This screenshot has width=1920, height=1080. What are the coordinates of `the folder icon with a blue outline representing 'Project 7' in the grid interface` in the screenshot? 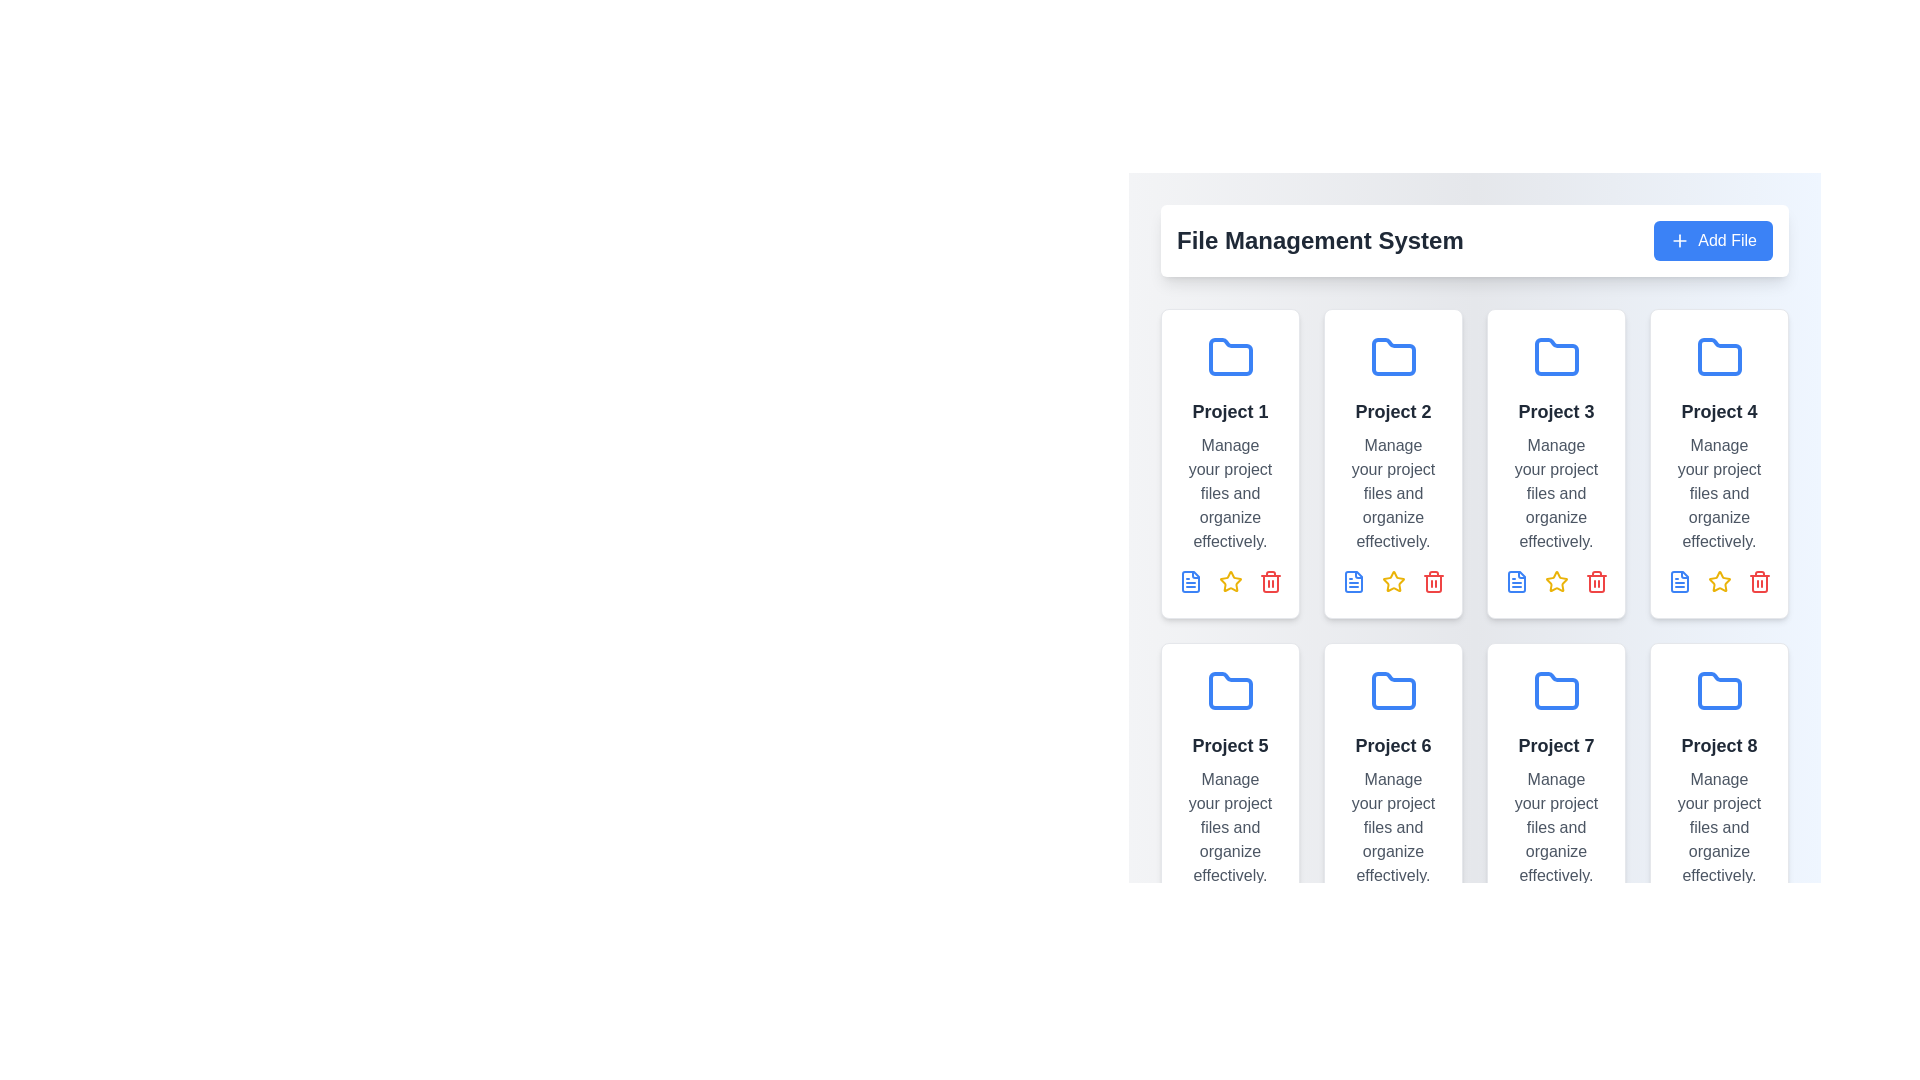 It's located at (1555, 689).